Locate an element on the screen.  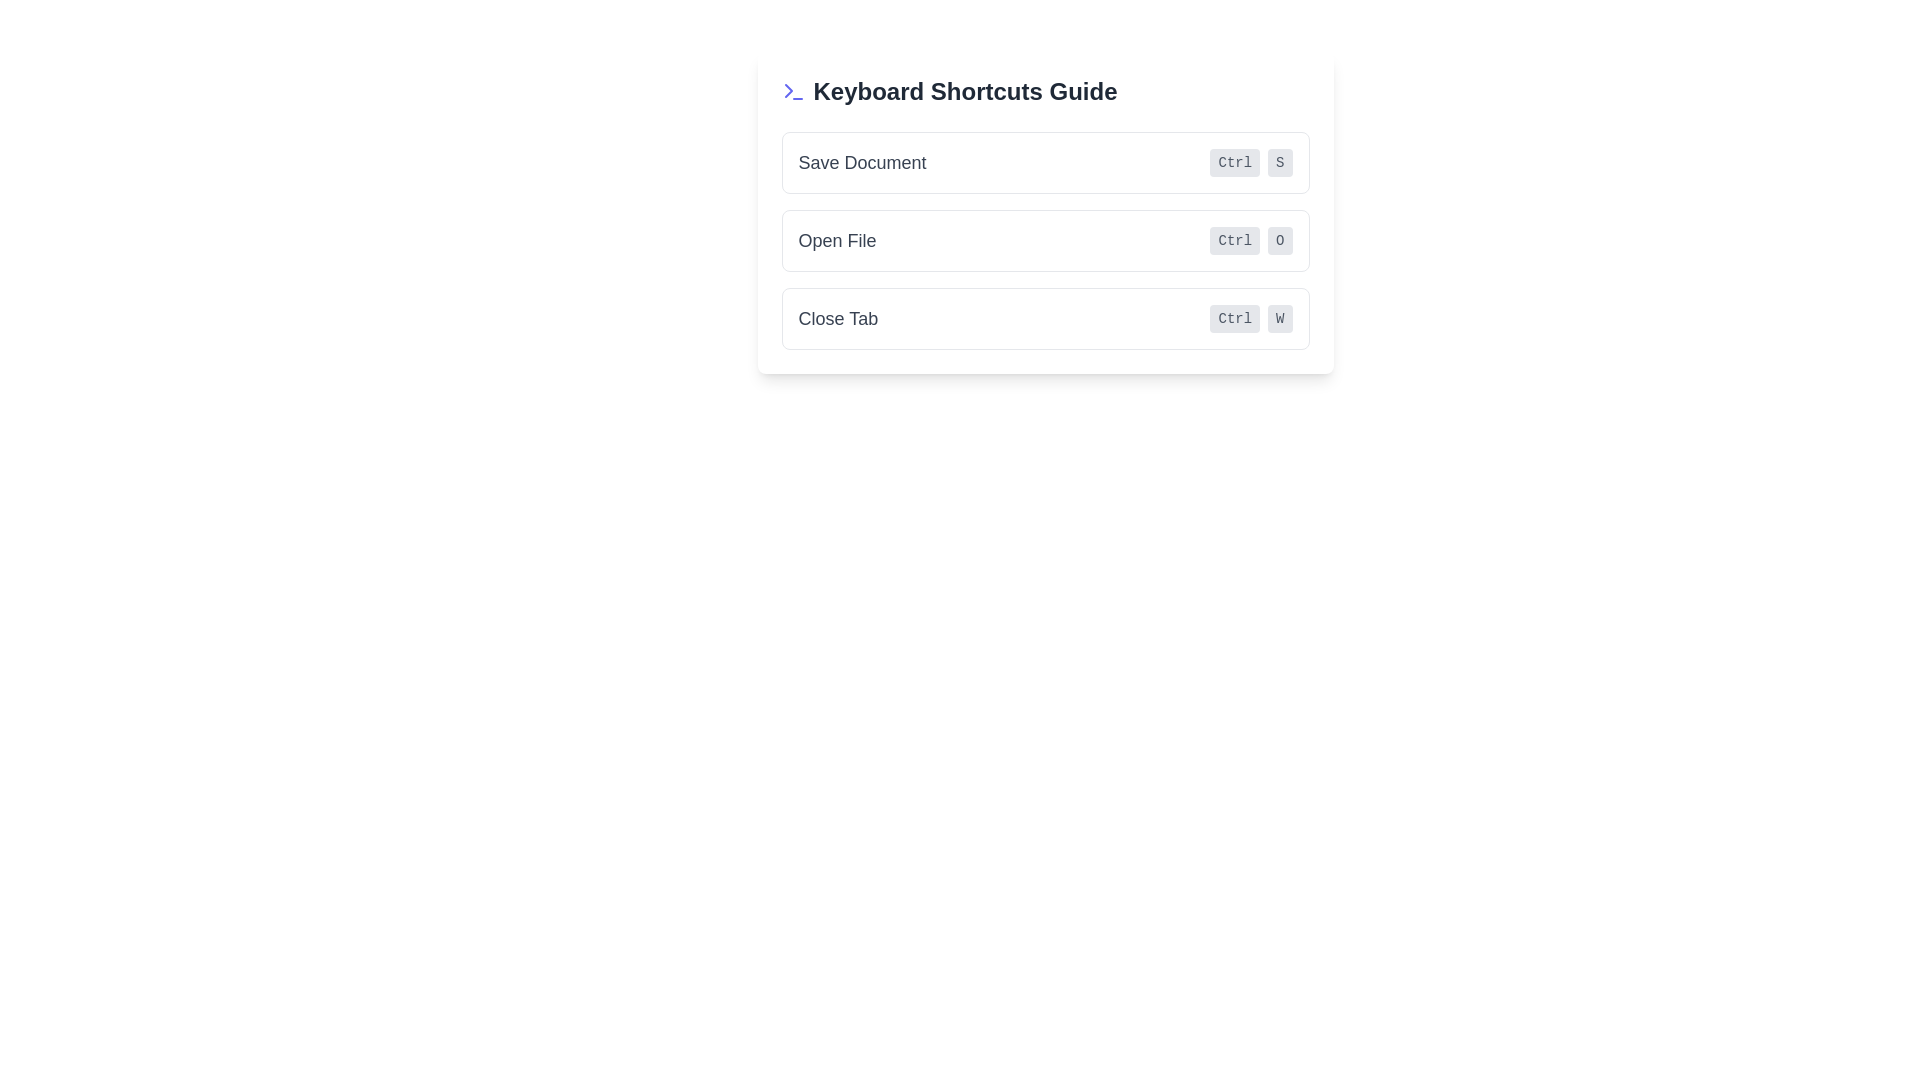
the 'Ctrl' text label, which visually represents the 'Ctrl' key and is positioned to the left of the 'S' key in the 'Save Document' shortcut description is located at coordinates (1234, 161).